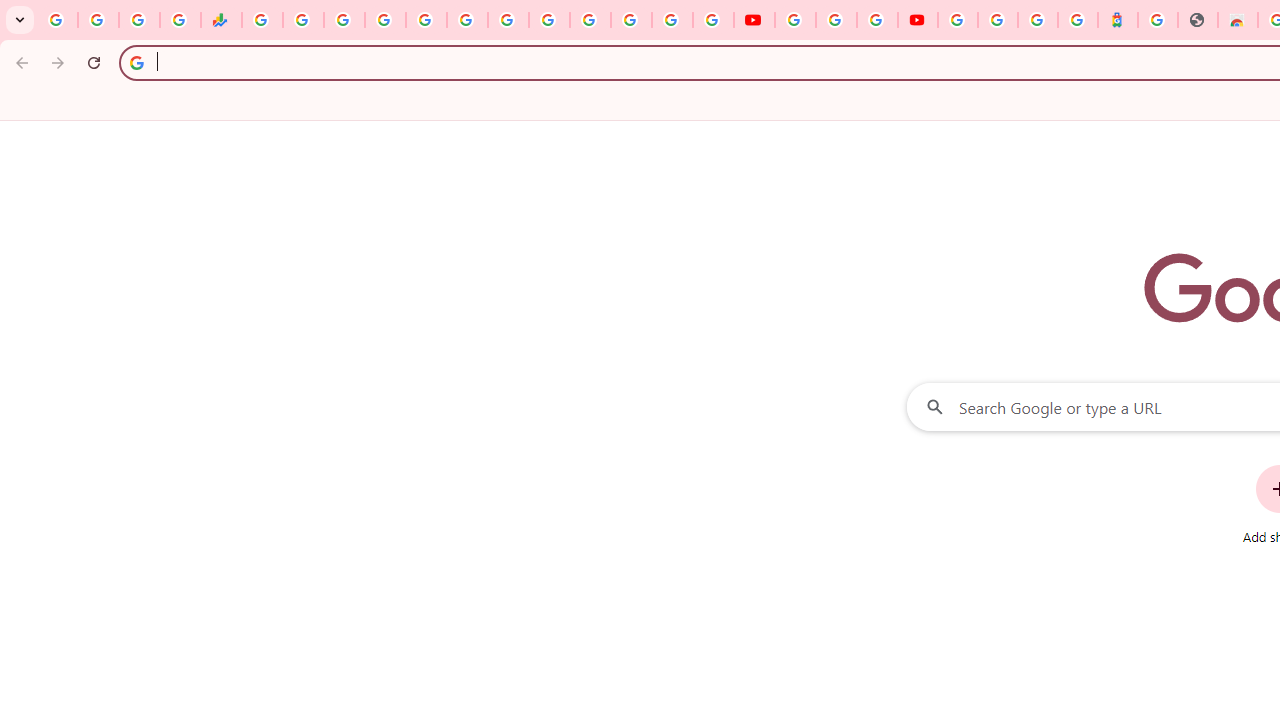 Image resolution: width=1280 pixels, height=720 pixels. Describe the element at coordinates (508, 20) in the screenshot. I see `'Android TV Policies and Guidelines - Transparency Center'` at that location.